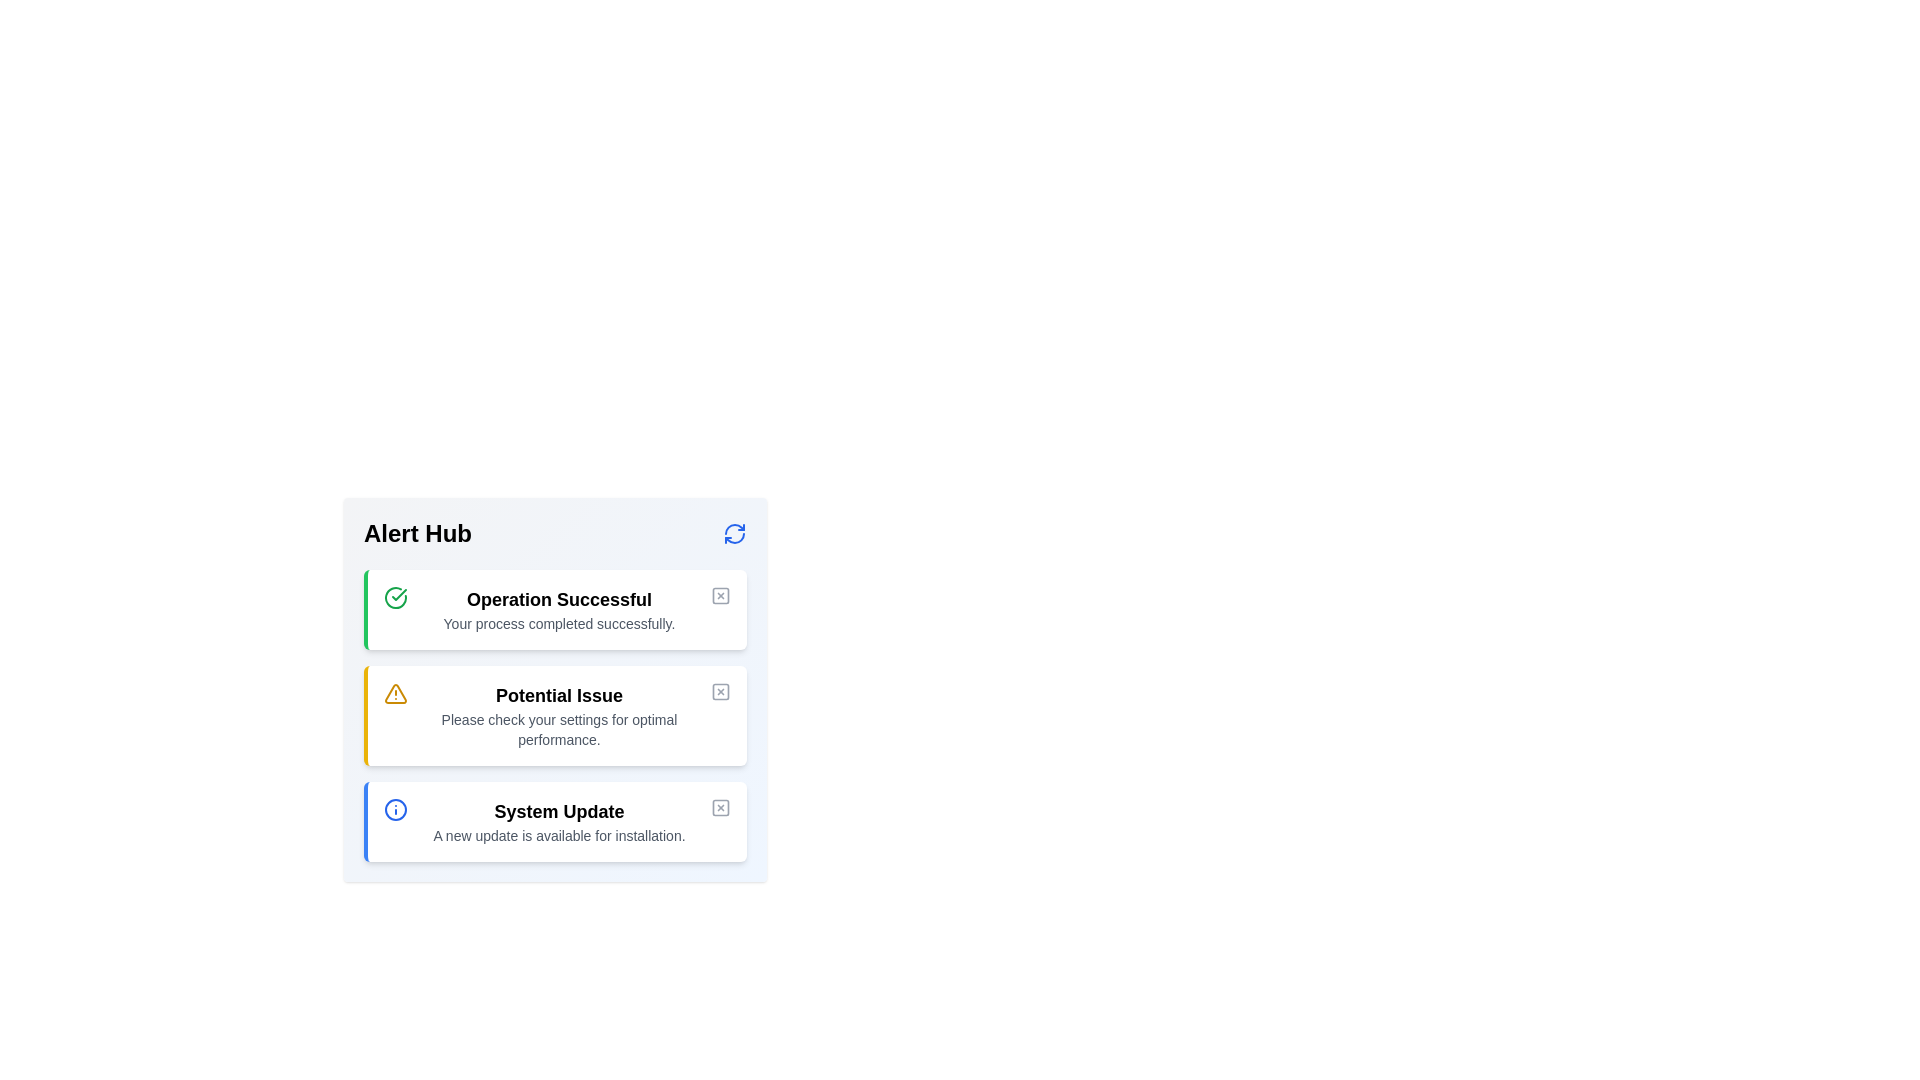 The height and width of the screenshot is (1080, 1920). What do you see at coordinates (720, 595) in the screenshot?
I see `the rectangular shape with rounded corners, styled in gray outline, located at the top-right corner of the 'Operation Successful' notification card` at bounding box center [720, 595].